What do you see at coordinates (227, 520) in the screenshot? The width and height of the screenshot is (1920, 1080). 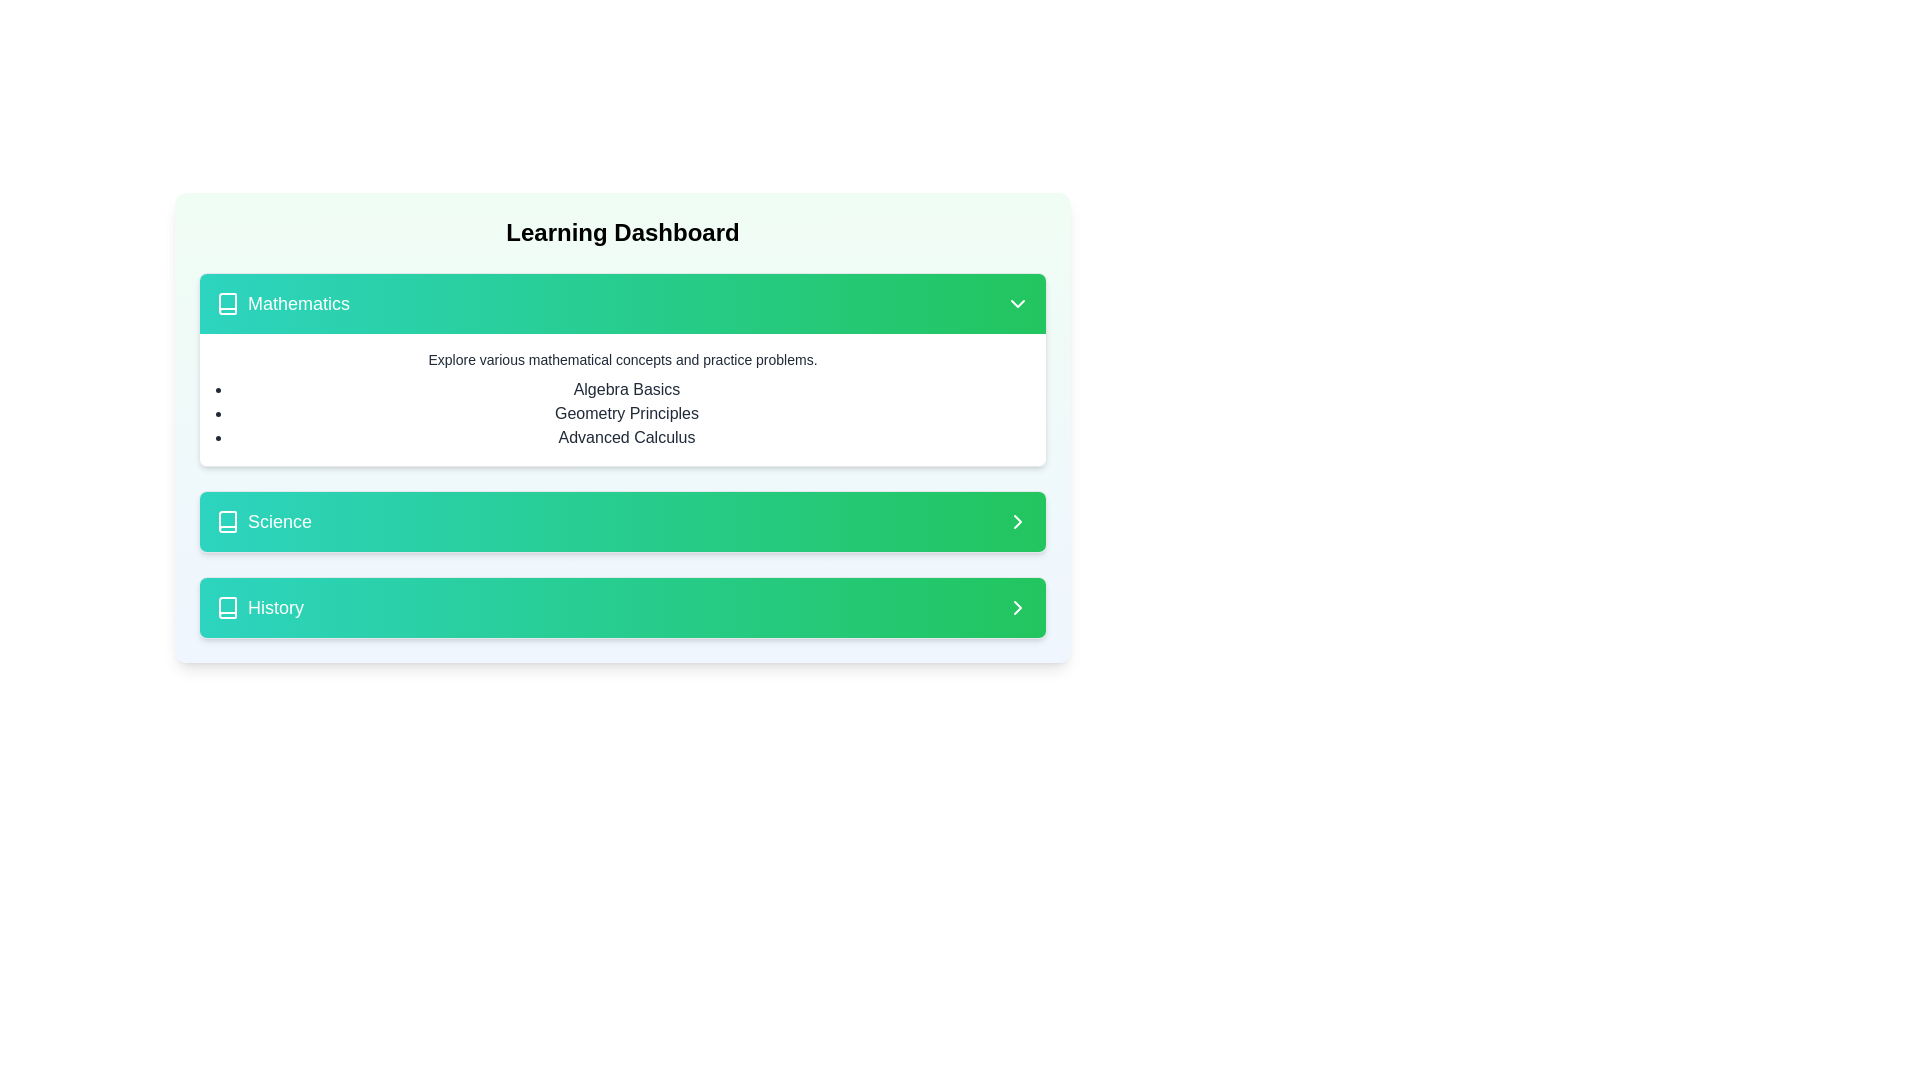 I see `the 'Science' category icon, which is a visual indicator located in the green band adjacent to its text label` at bounding box center [227, 520].